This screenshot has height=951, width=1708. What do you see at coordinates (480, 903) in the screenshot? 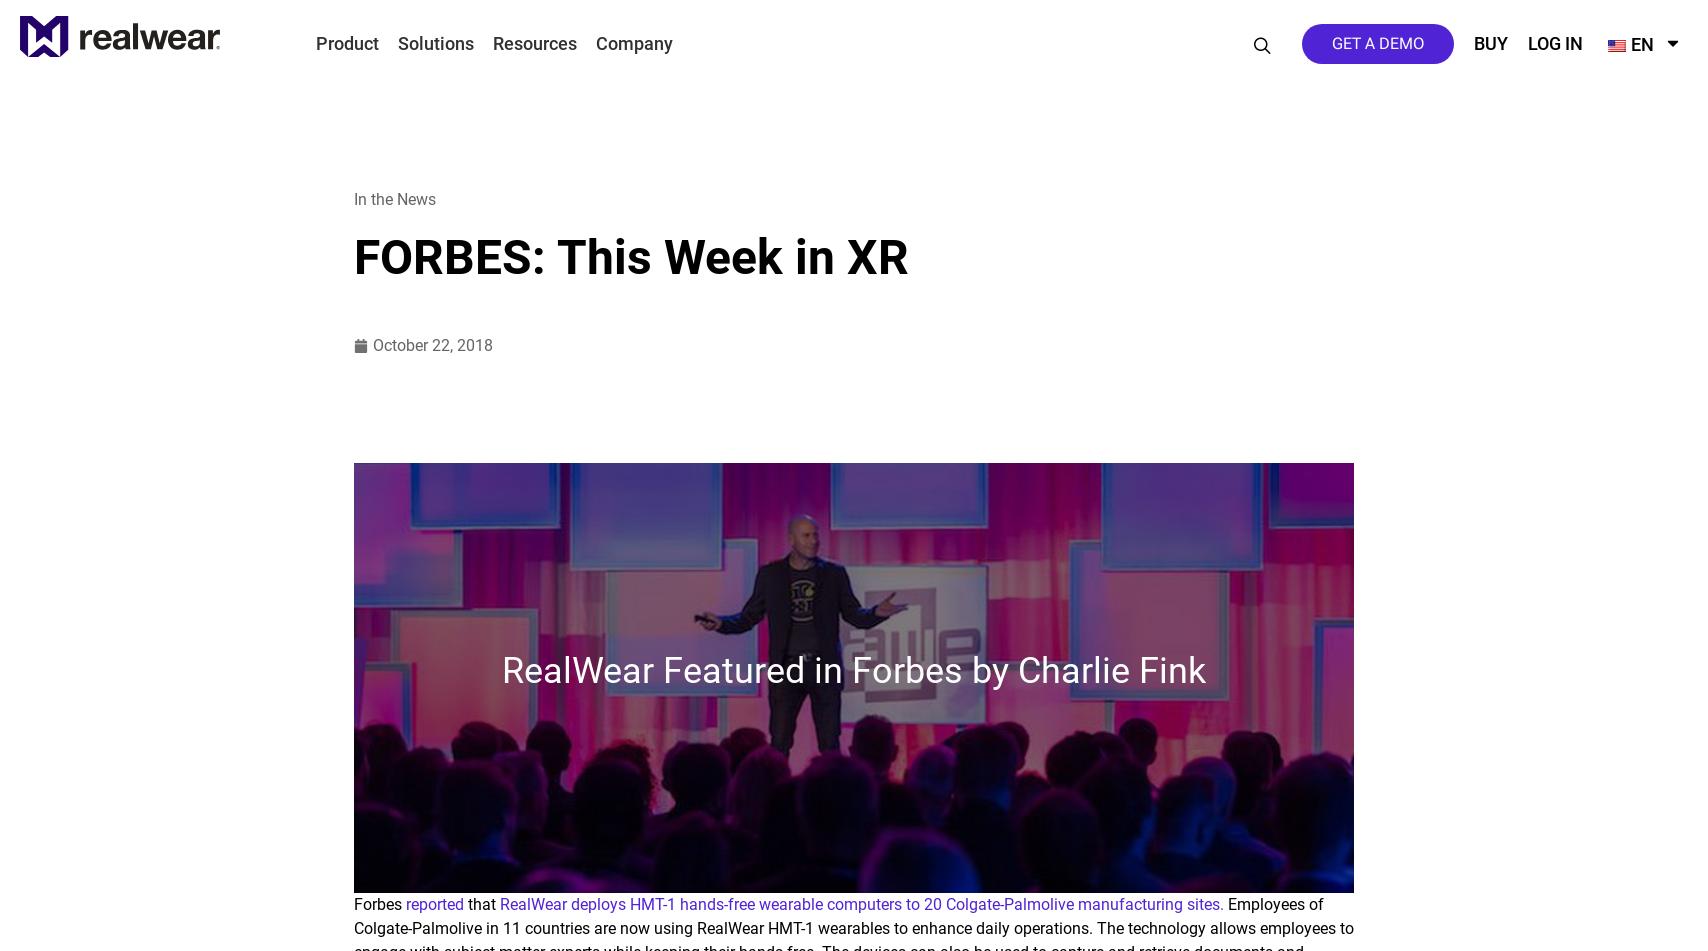
I see `'that'` at bounding box center [480, 903].